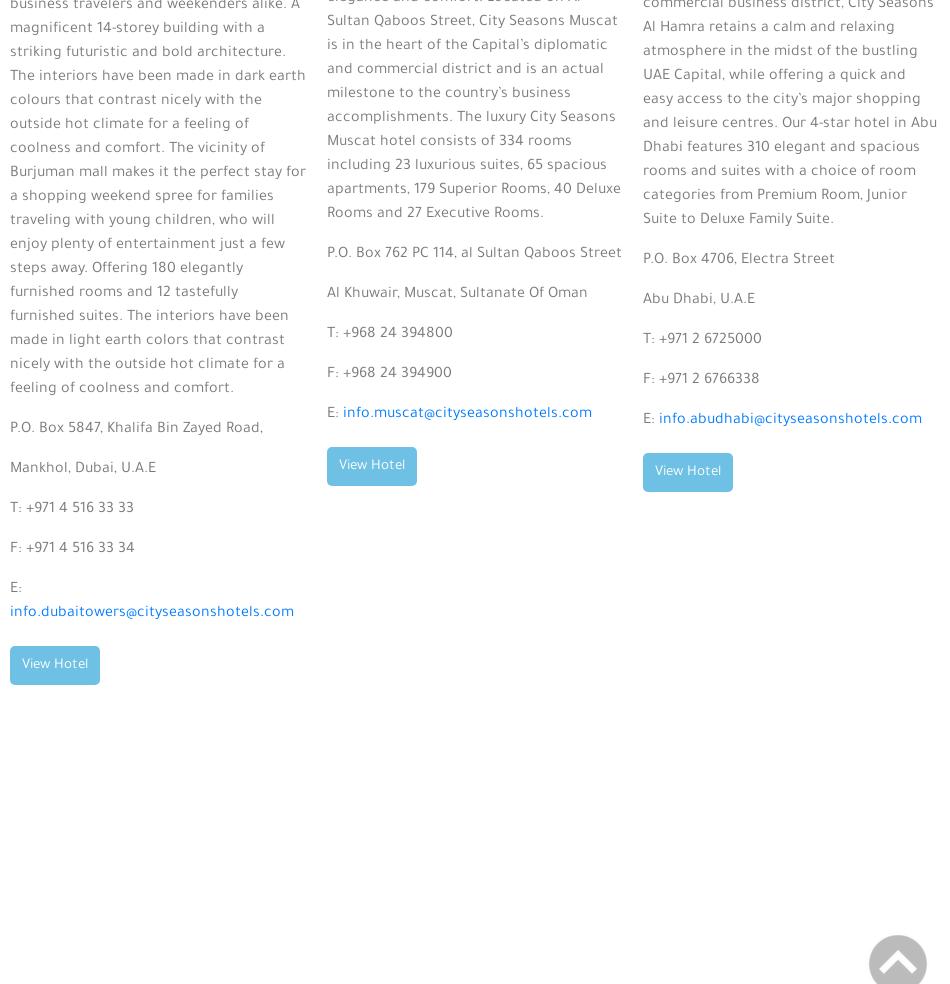 The width and height of the screenshot is (950, 984). I want to click on 'P.O. Box 5847, Khalifa Bin Zayed Road,', so click(136, 430).